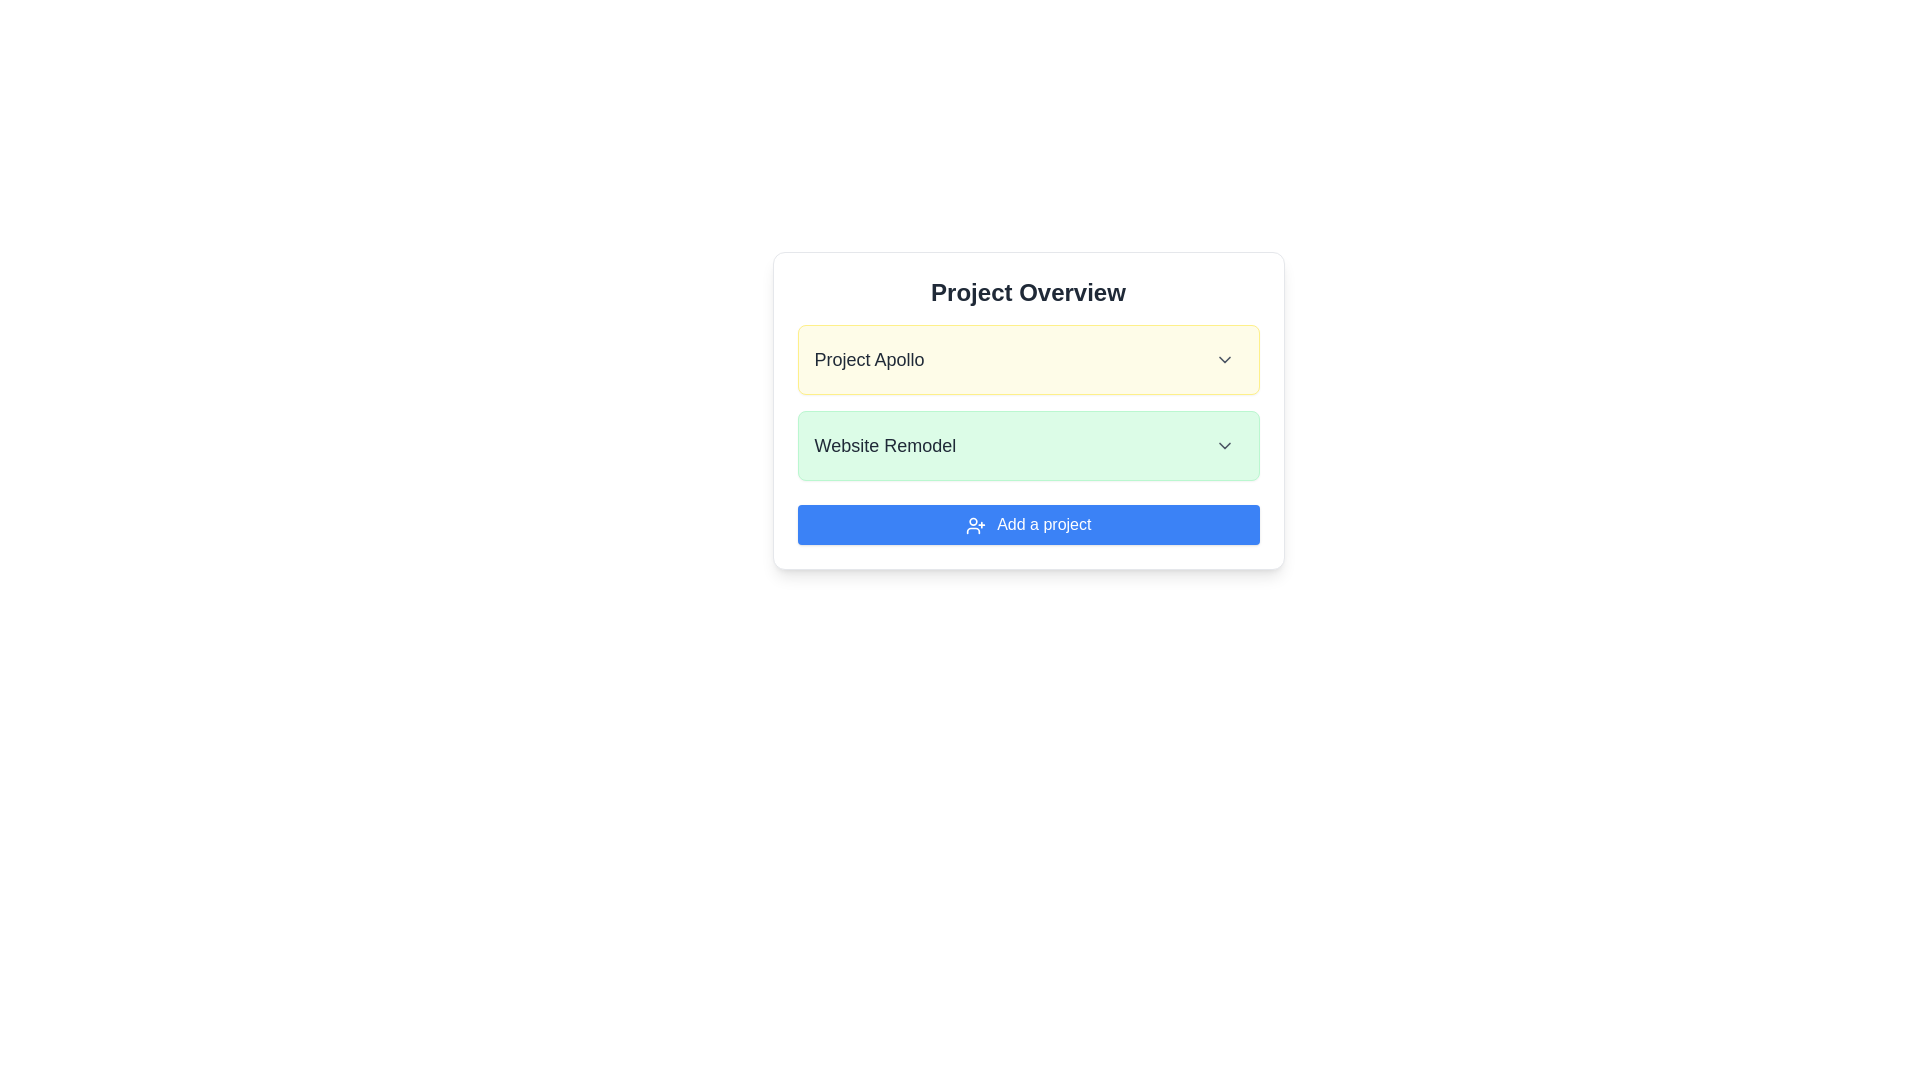 The height and width of the screenshot is (1080, 1920). Describe the element at coordinates (1028, 445) in the screenshot. I see `the Drop-down menu trigger labeled 'Website Remodel'` at that location.